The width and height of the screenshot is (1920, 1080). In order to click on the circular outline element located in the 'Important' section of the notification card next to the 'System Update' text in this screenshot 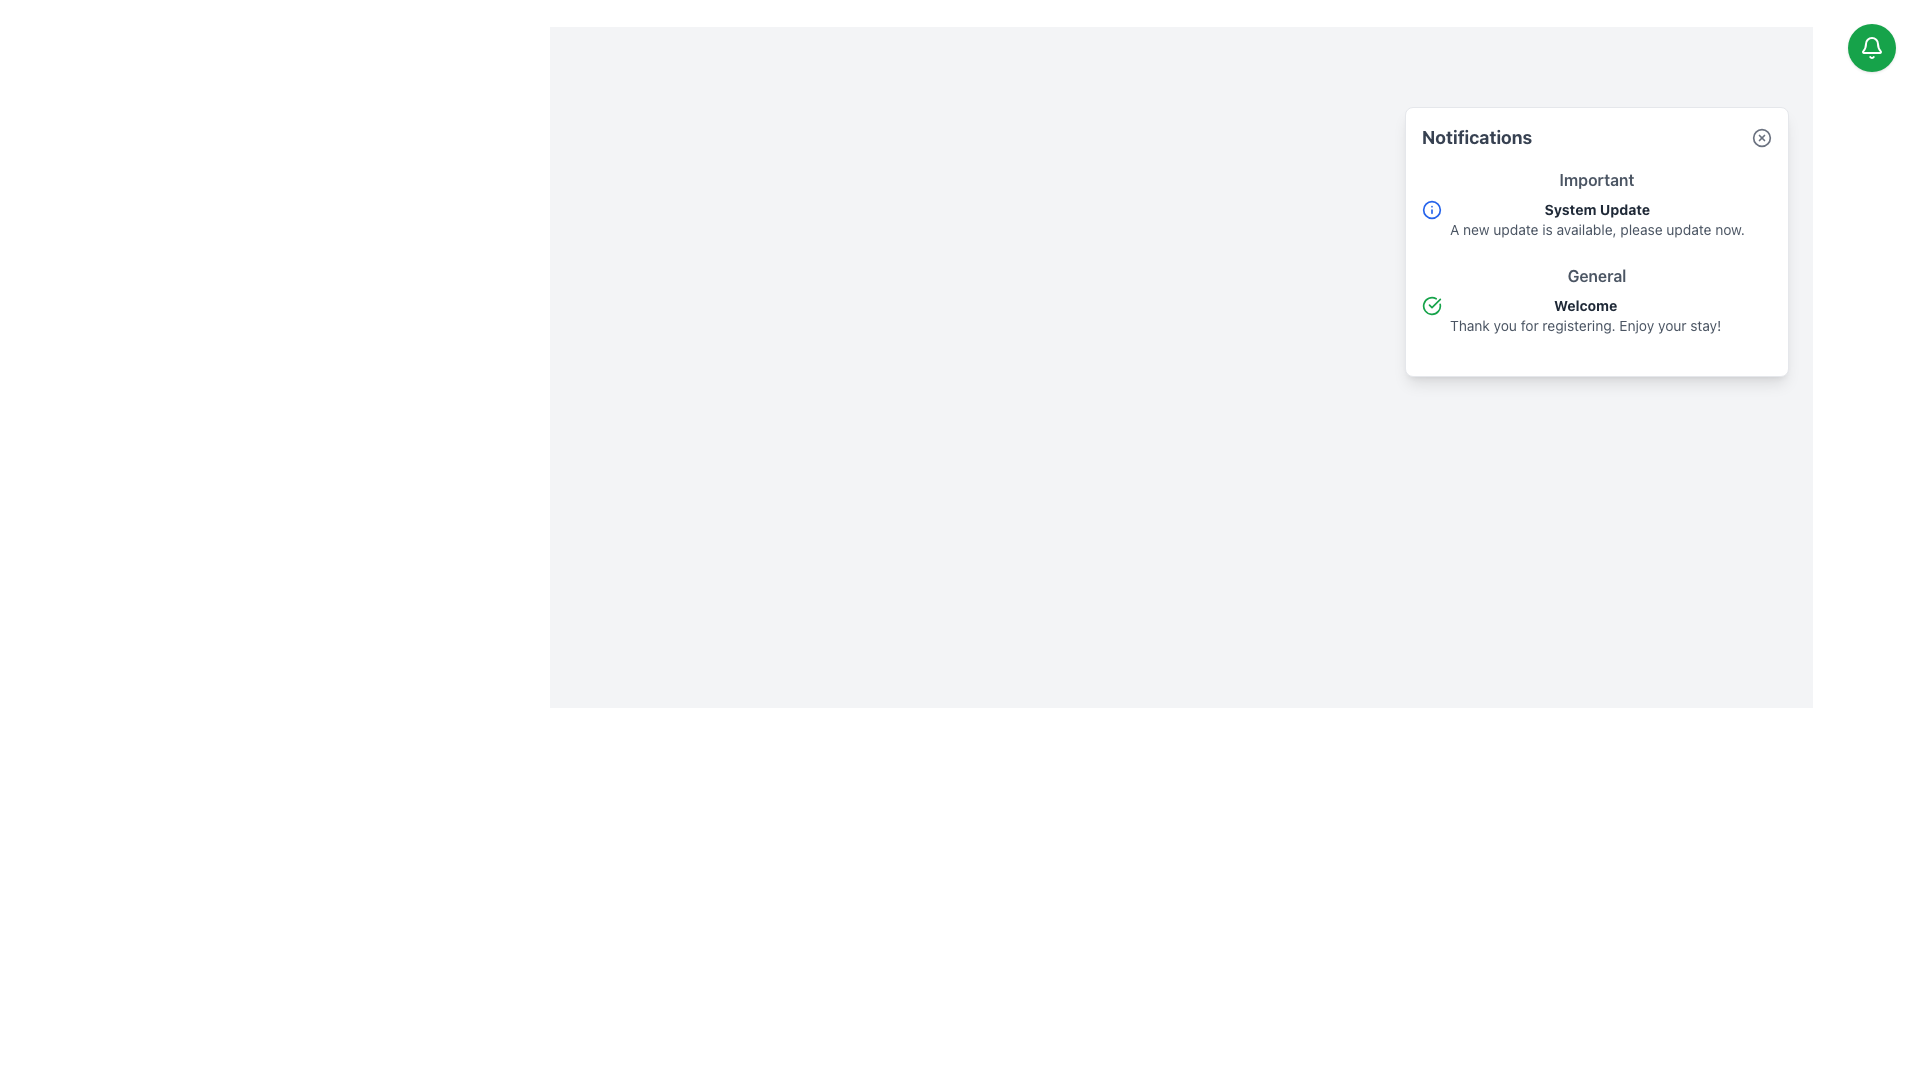, I will do `click(1430, 209)`.